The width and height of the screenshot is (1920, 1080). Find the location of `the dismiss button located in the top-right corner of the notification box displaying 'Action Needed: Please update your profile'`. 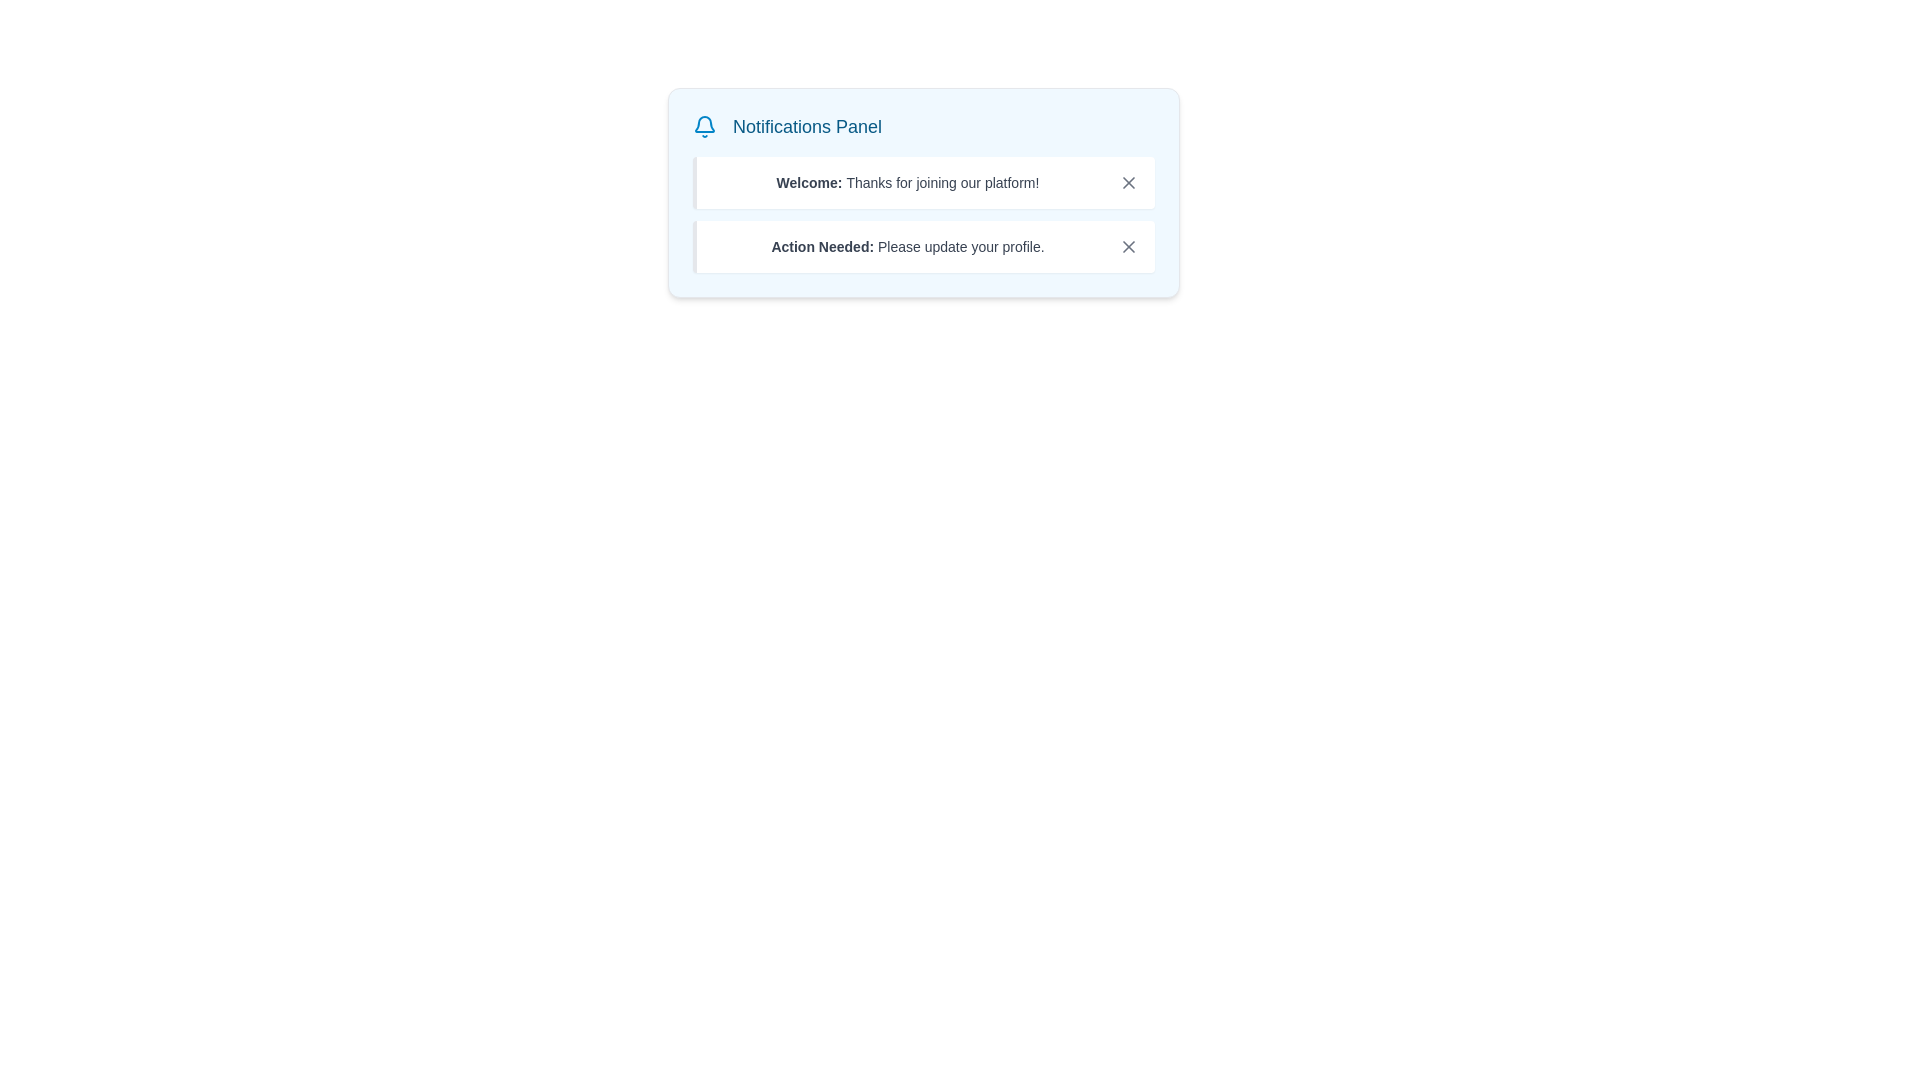

the dismiss button located in the top-right corner of the notification box displaying 'Action Needed: Please update your profile' is located at coordinates (1128, 245).